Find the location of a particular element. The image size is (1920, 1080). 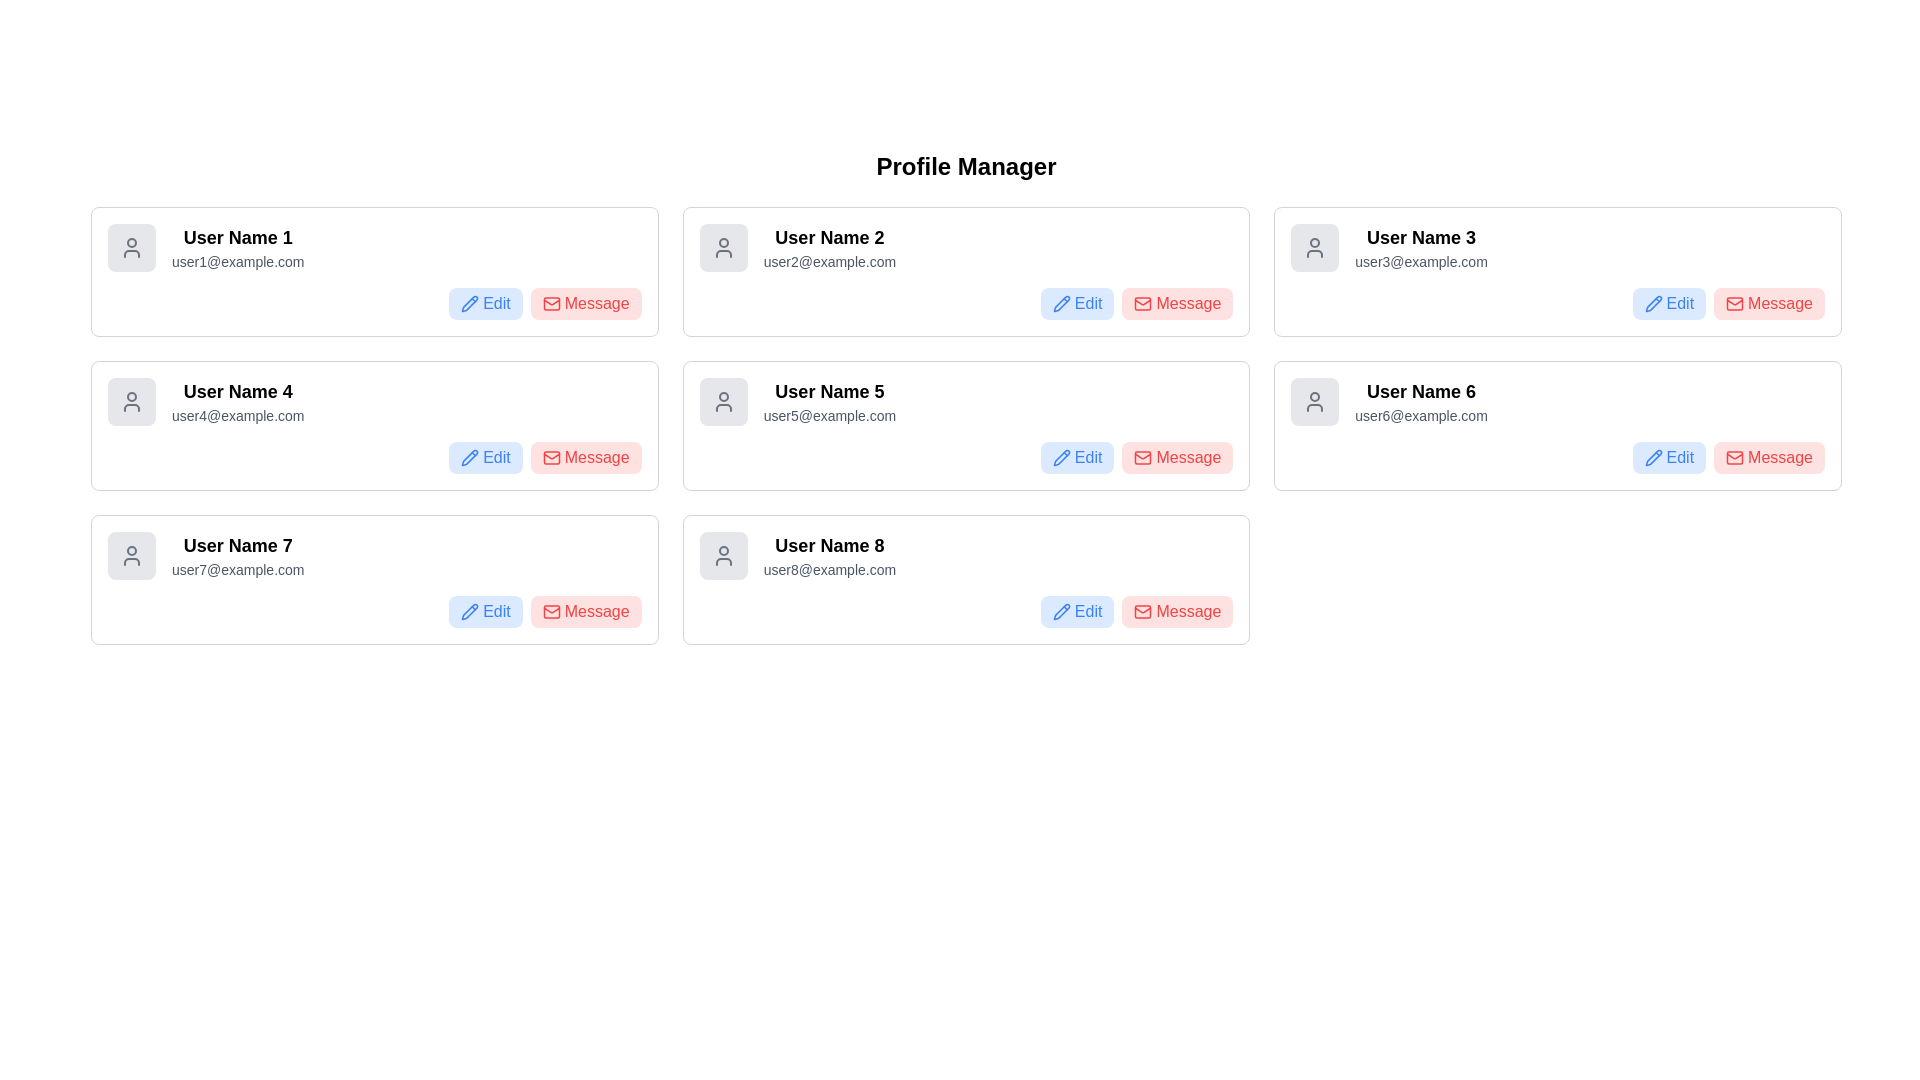

the edit icon located within the 'Edit' button in the top-right segment of the user card for 'User Name 3' is located at coordinates (1653, 304).